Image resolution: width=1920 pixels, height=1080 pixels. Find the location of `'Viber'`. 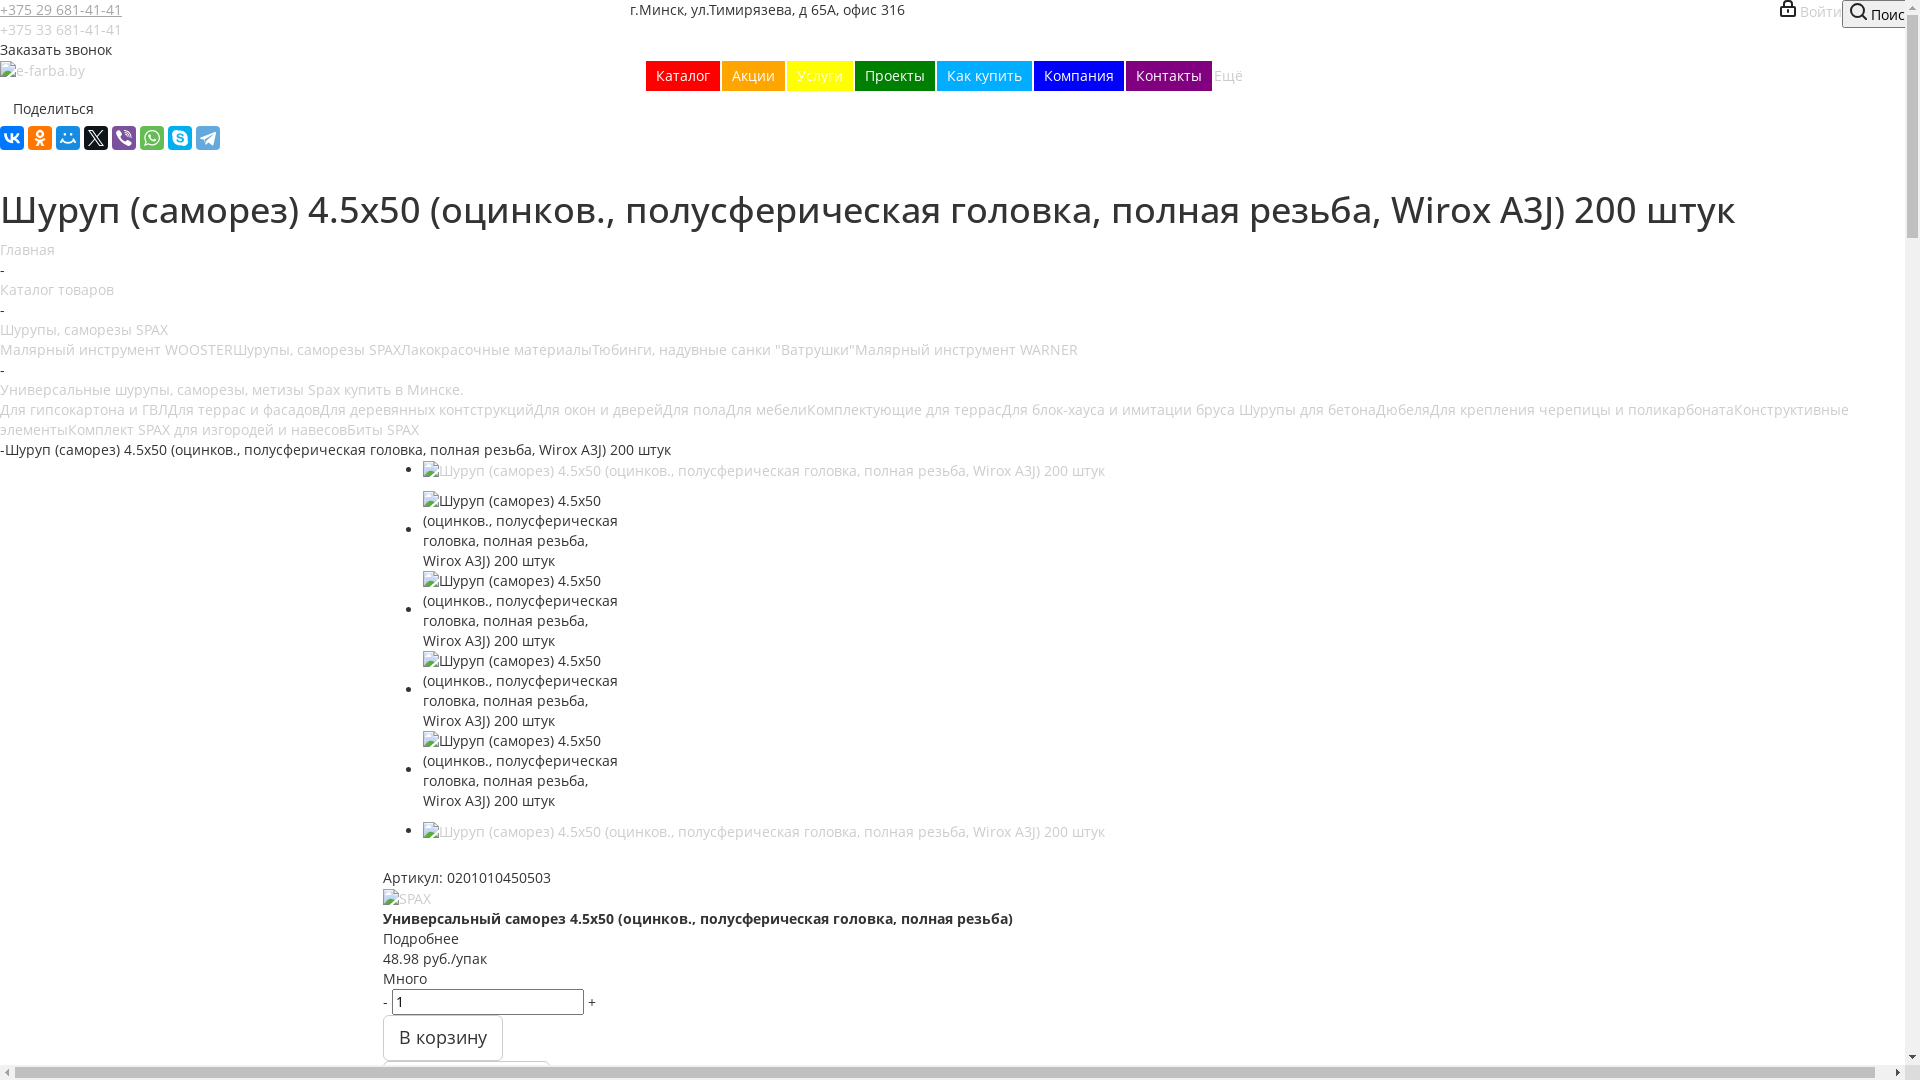

'Viber' is located at coordinates (123, 137).